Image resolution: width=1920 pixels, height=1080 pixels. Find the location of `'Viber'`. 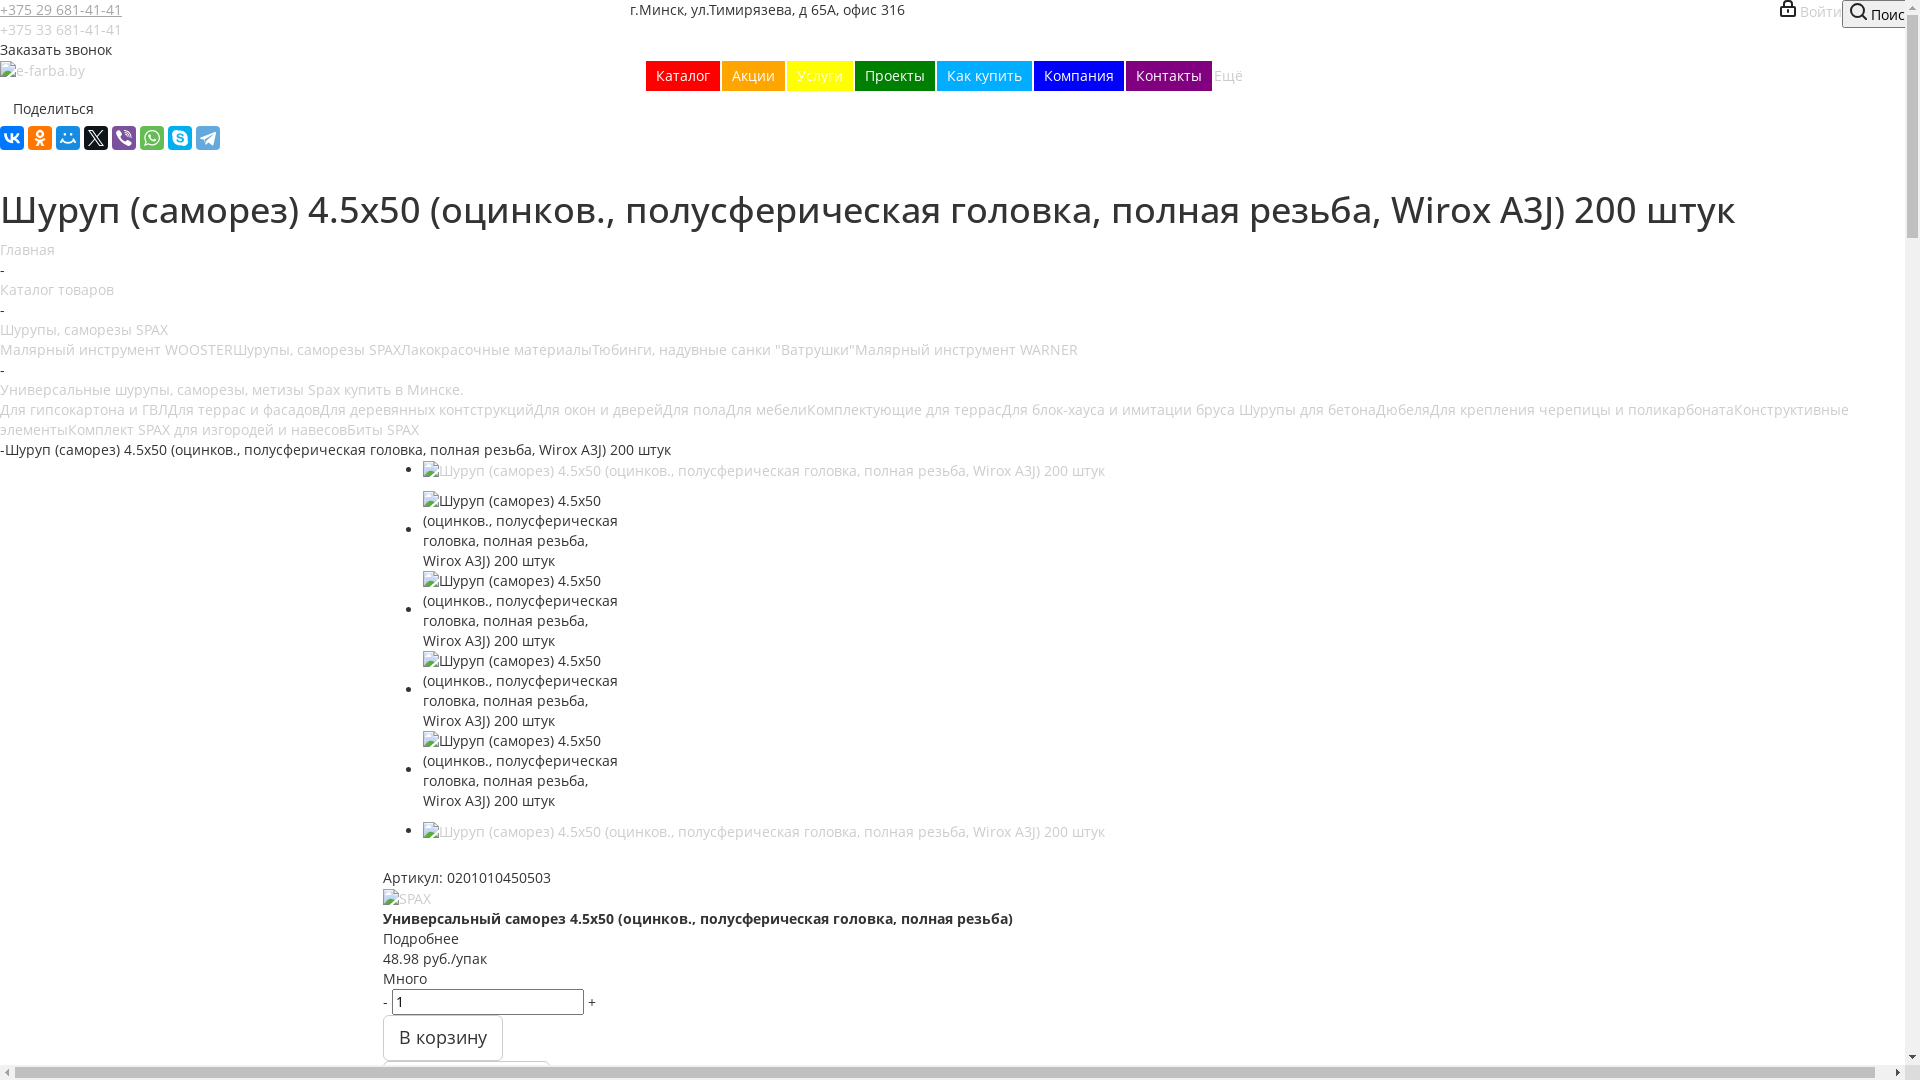

'Viber' is located at coordinates (123, 137).